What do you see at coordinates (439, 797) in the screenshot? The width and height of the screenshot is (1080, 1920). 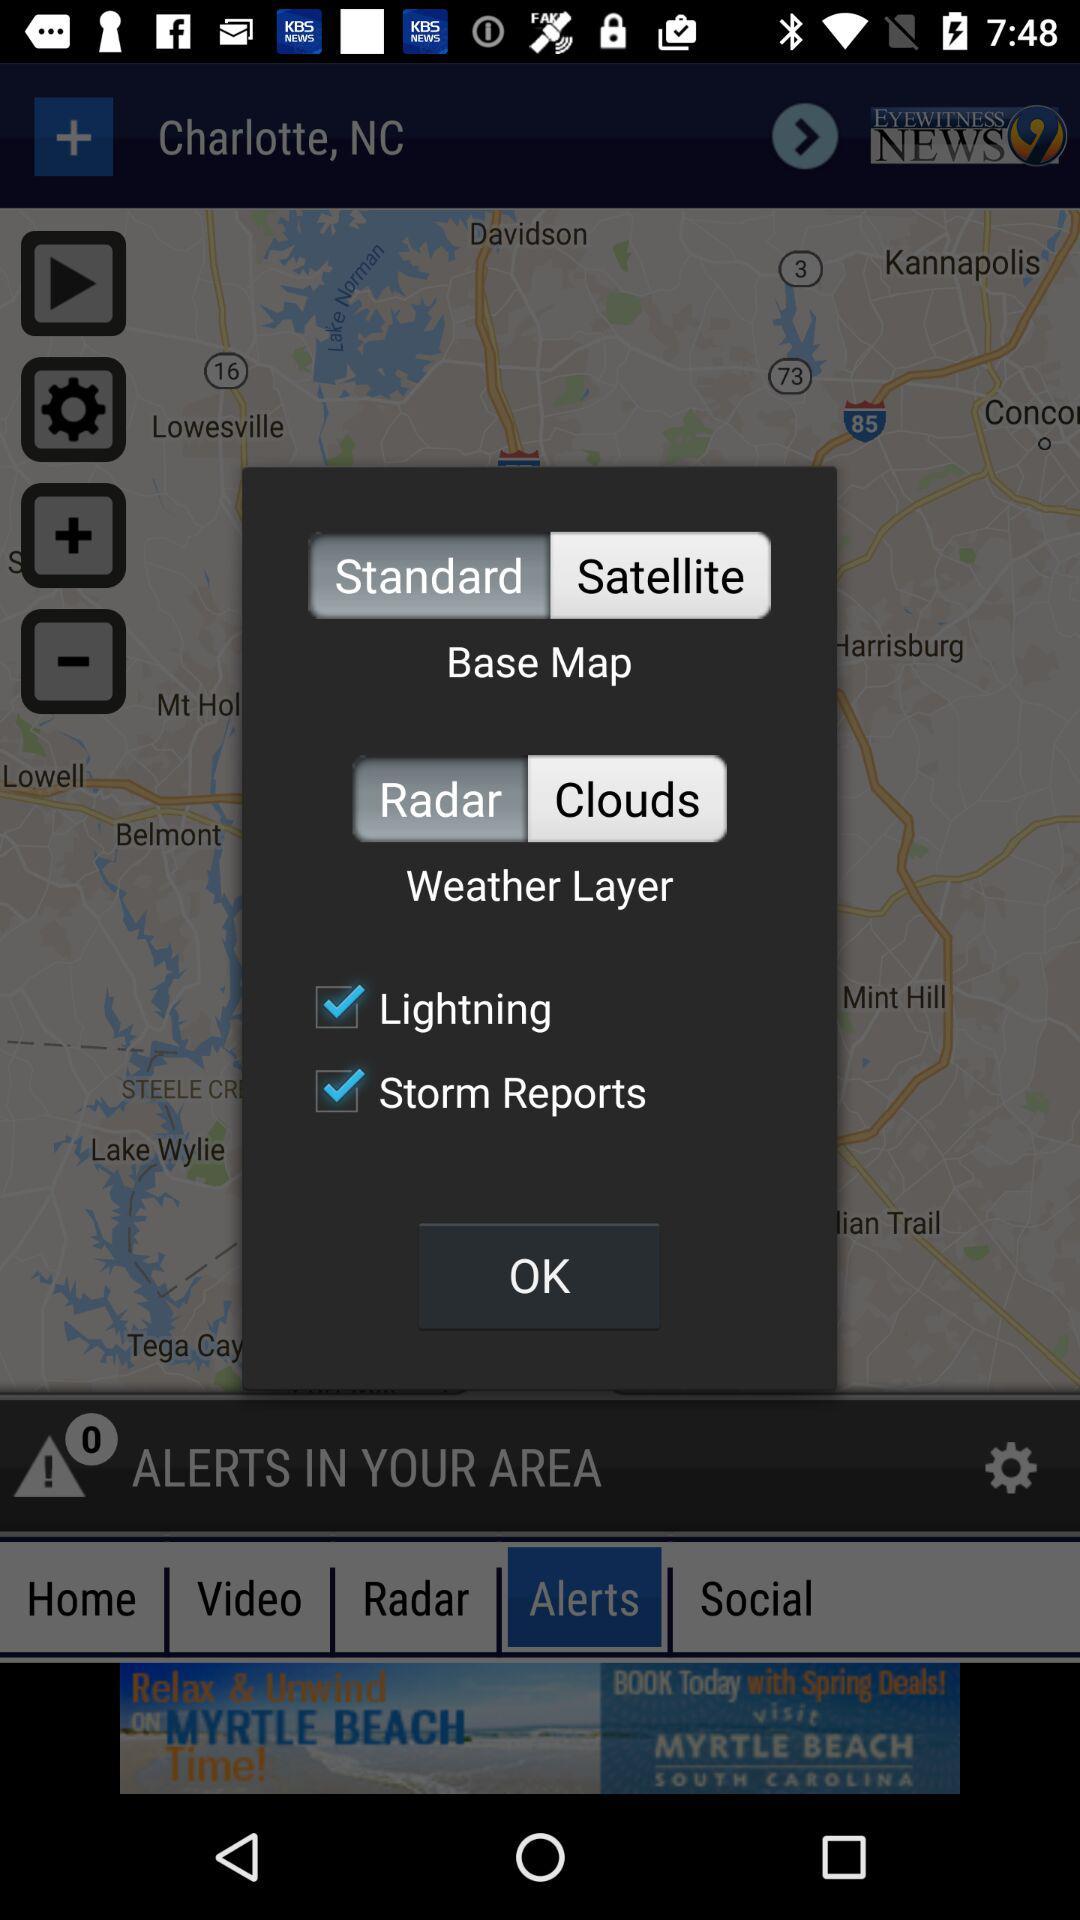 I see `item to the left of clouds` at bounding box center [439, 797].